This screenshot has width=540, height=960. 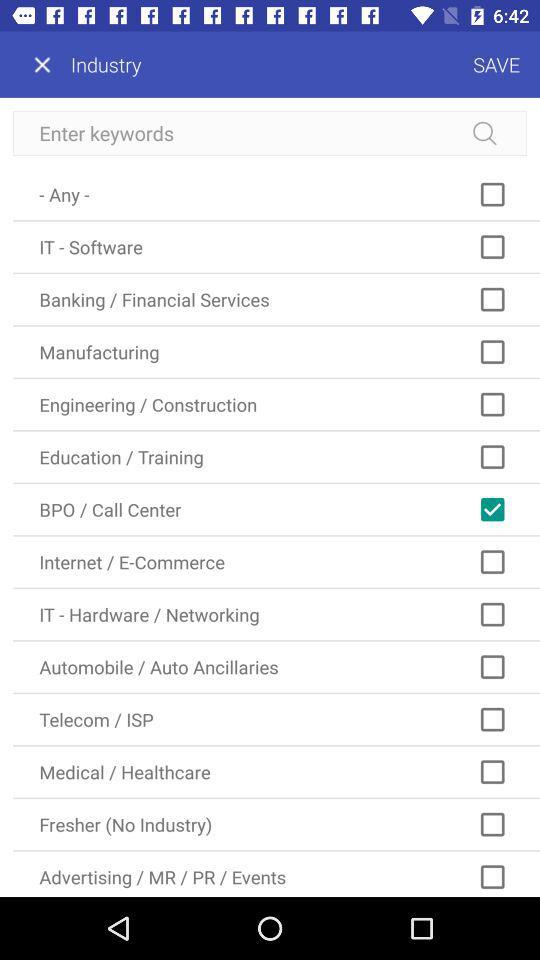 I want to click on the icon above education / training icon, so click(x=275, y=403).